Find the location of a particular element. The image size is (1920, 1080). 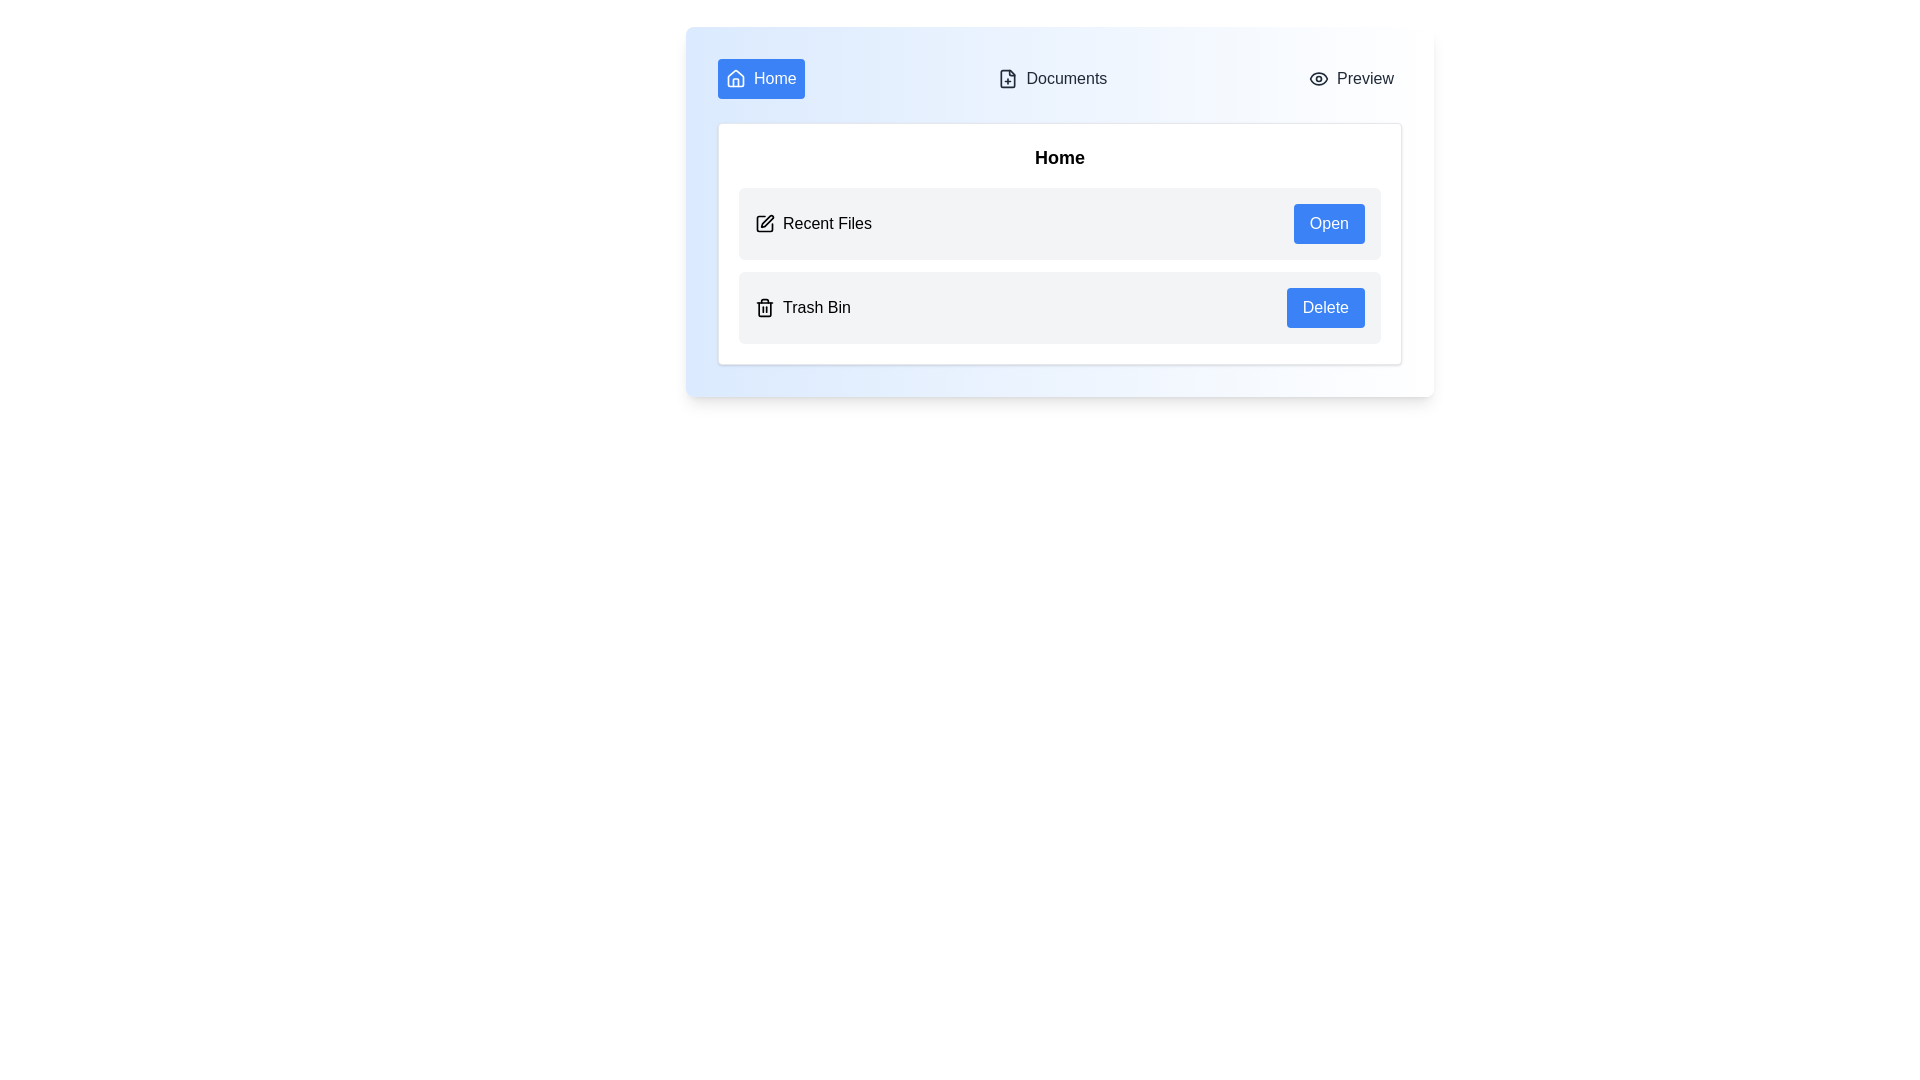

text label displaying 'Trash Bin' located in the second row of a list, positioned to the right of a trash icon is located at coordinates (816, 308).